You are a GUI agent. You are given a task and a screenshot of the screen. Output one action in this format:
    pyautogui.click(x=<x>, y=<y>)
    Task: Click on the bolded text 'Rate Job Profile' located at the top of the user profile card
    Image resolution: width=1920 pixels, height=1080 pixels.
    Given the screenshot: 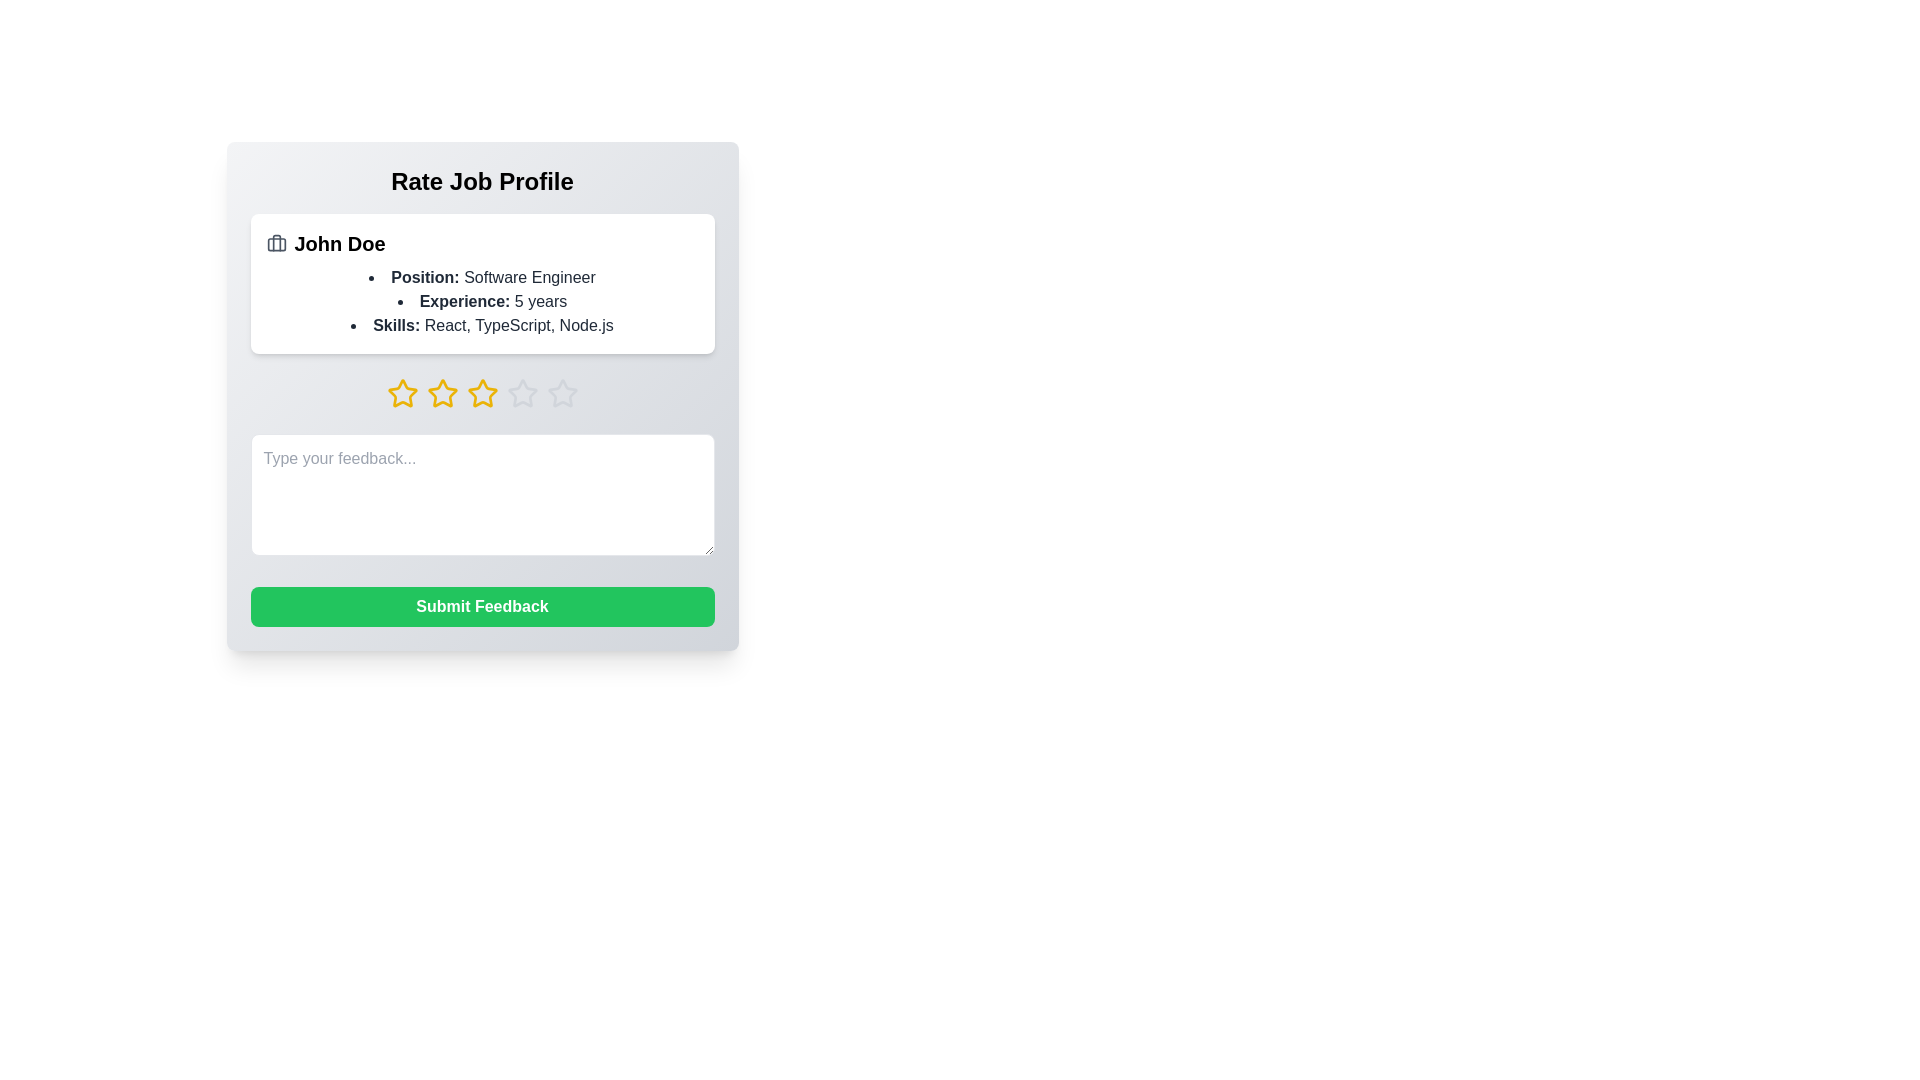 What is the action you would take?
    pyautogui.click(x=482, y=181)
    